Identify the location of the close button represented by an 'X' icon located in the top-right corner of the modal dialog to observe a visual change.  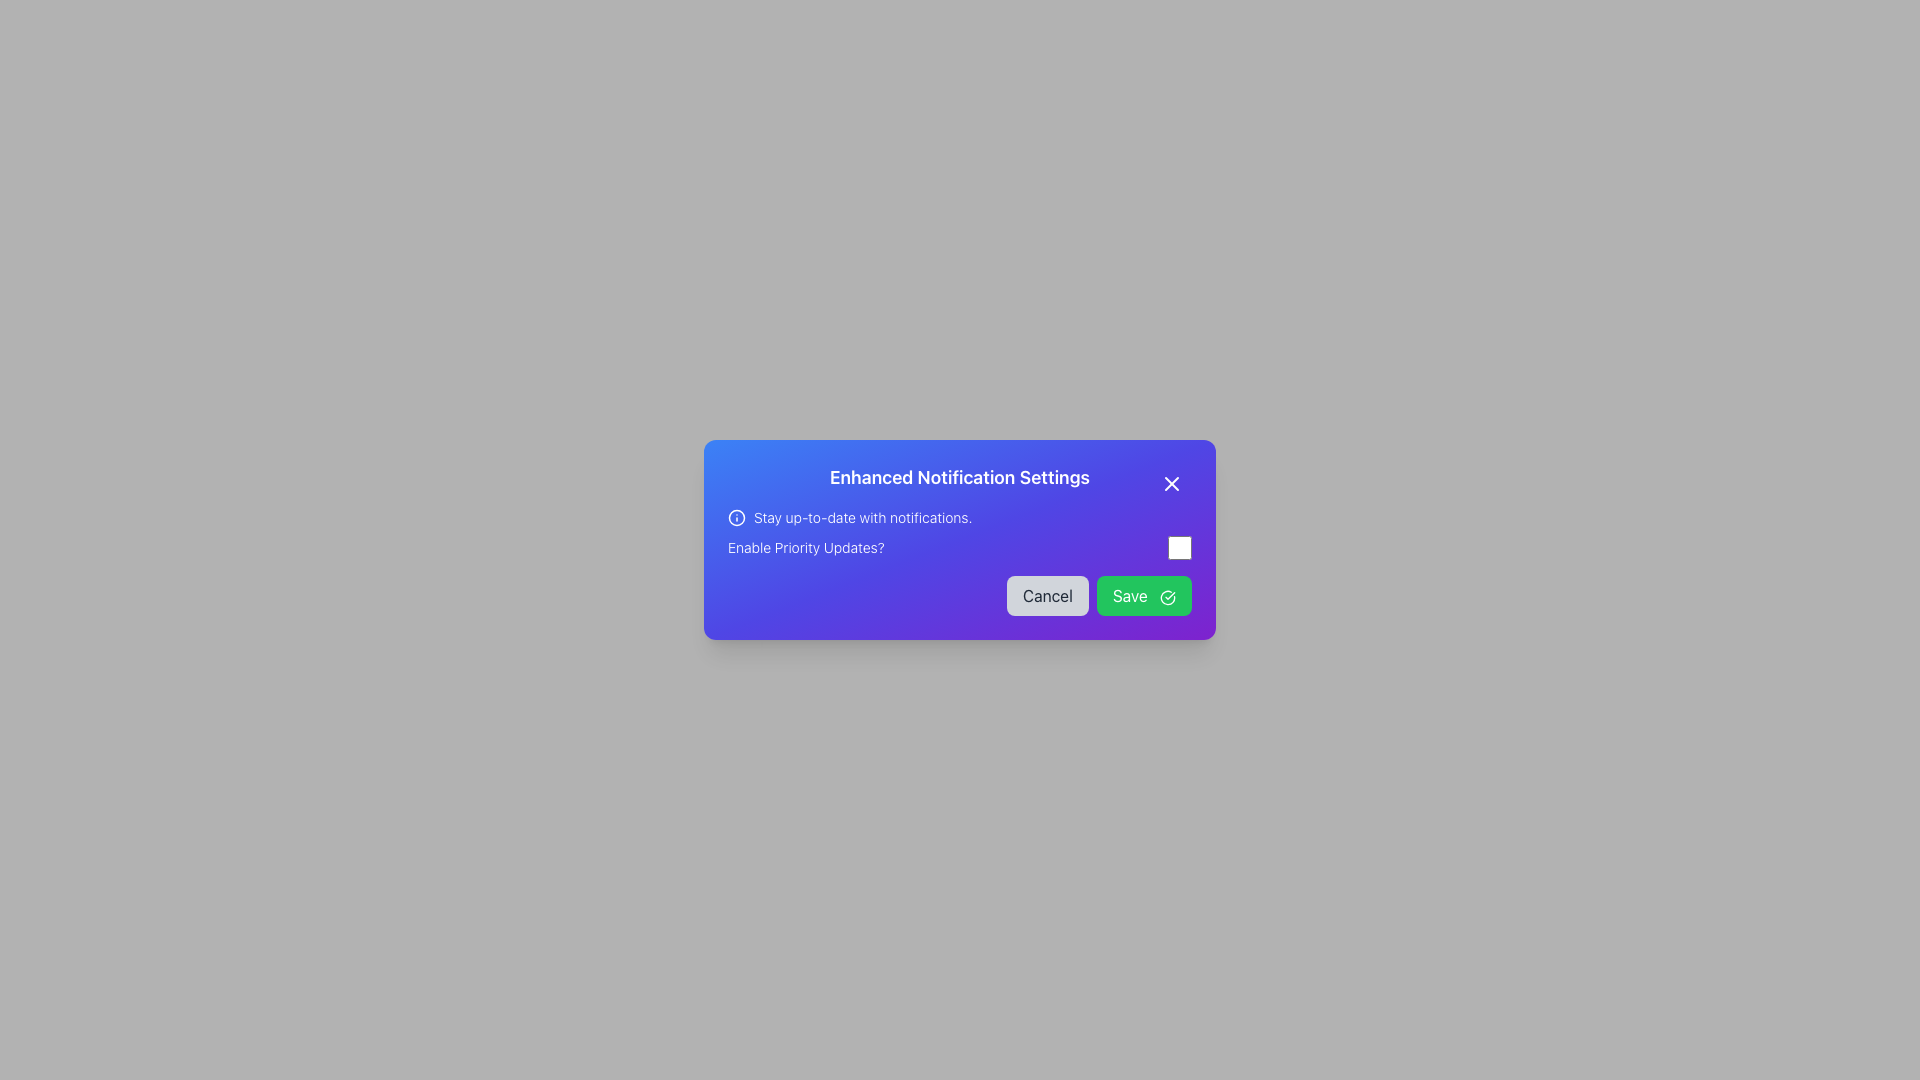
(1171, 483).